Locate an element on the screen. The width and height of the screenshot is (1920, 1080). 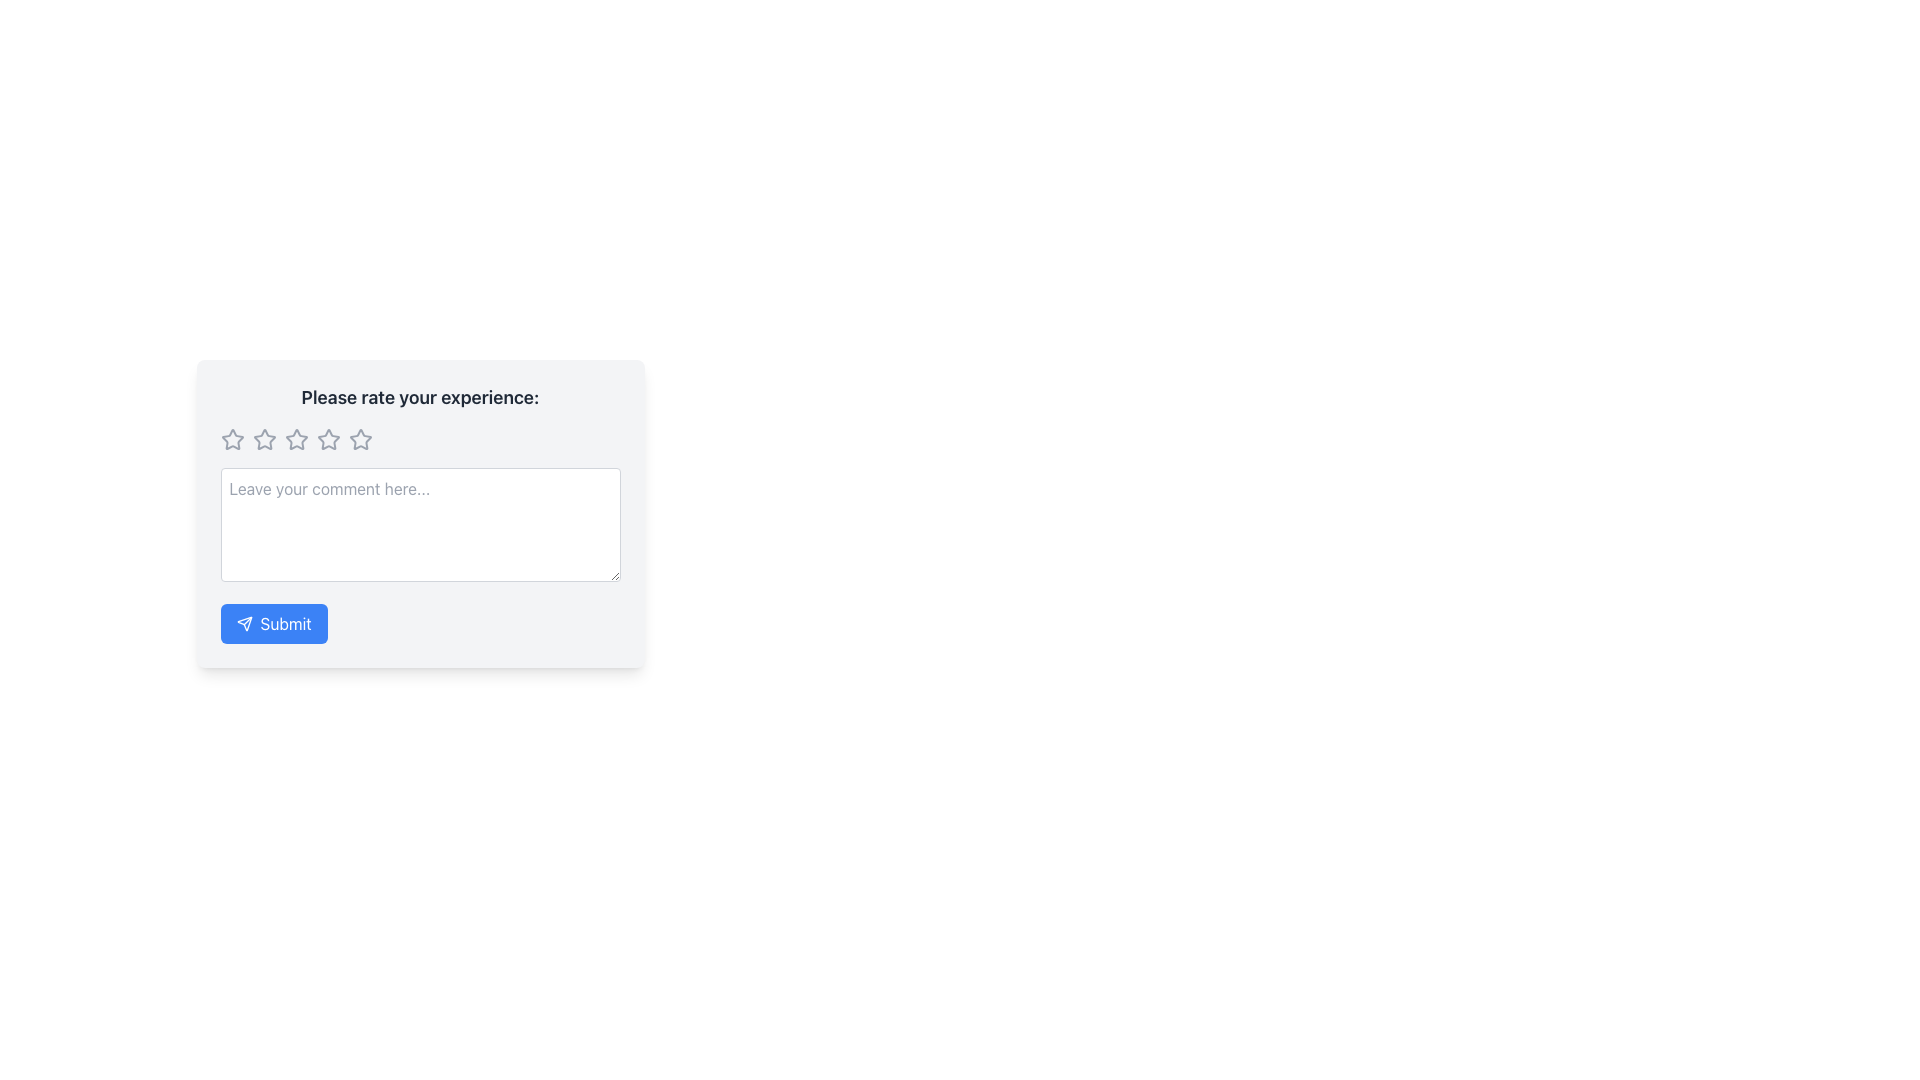
the paper airplane icon located within the 'Submit' button at the bottom-right of the feedback form interface is located at coordinates (243, 623).